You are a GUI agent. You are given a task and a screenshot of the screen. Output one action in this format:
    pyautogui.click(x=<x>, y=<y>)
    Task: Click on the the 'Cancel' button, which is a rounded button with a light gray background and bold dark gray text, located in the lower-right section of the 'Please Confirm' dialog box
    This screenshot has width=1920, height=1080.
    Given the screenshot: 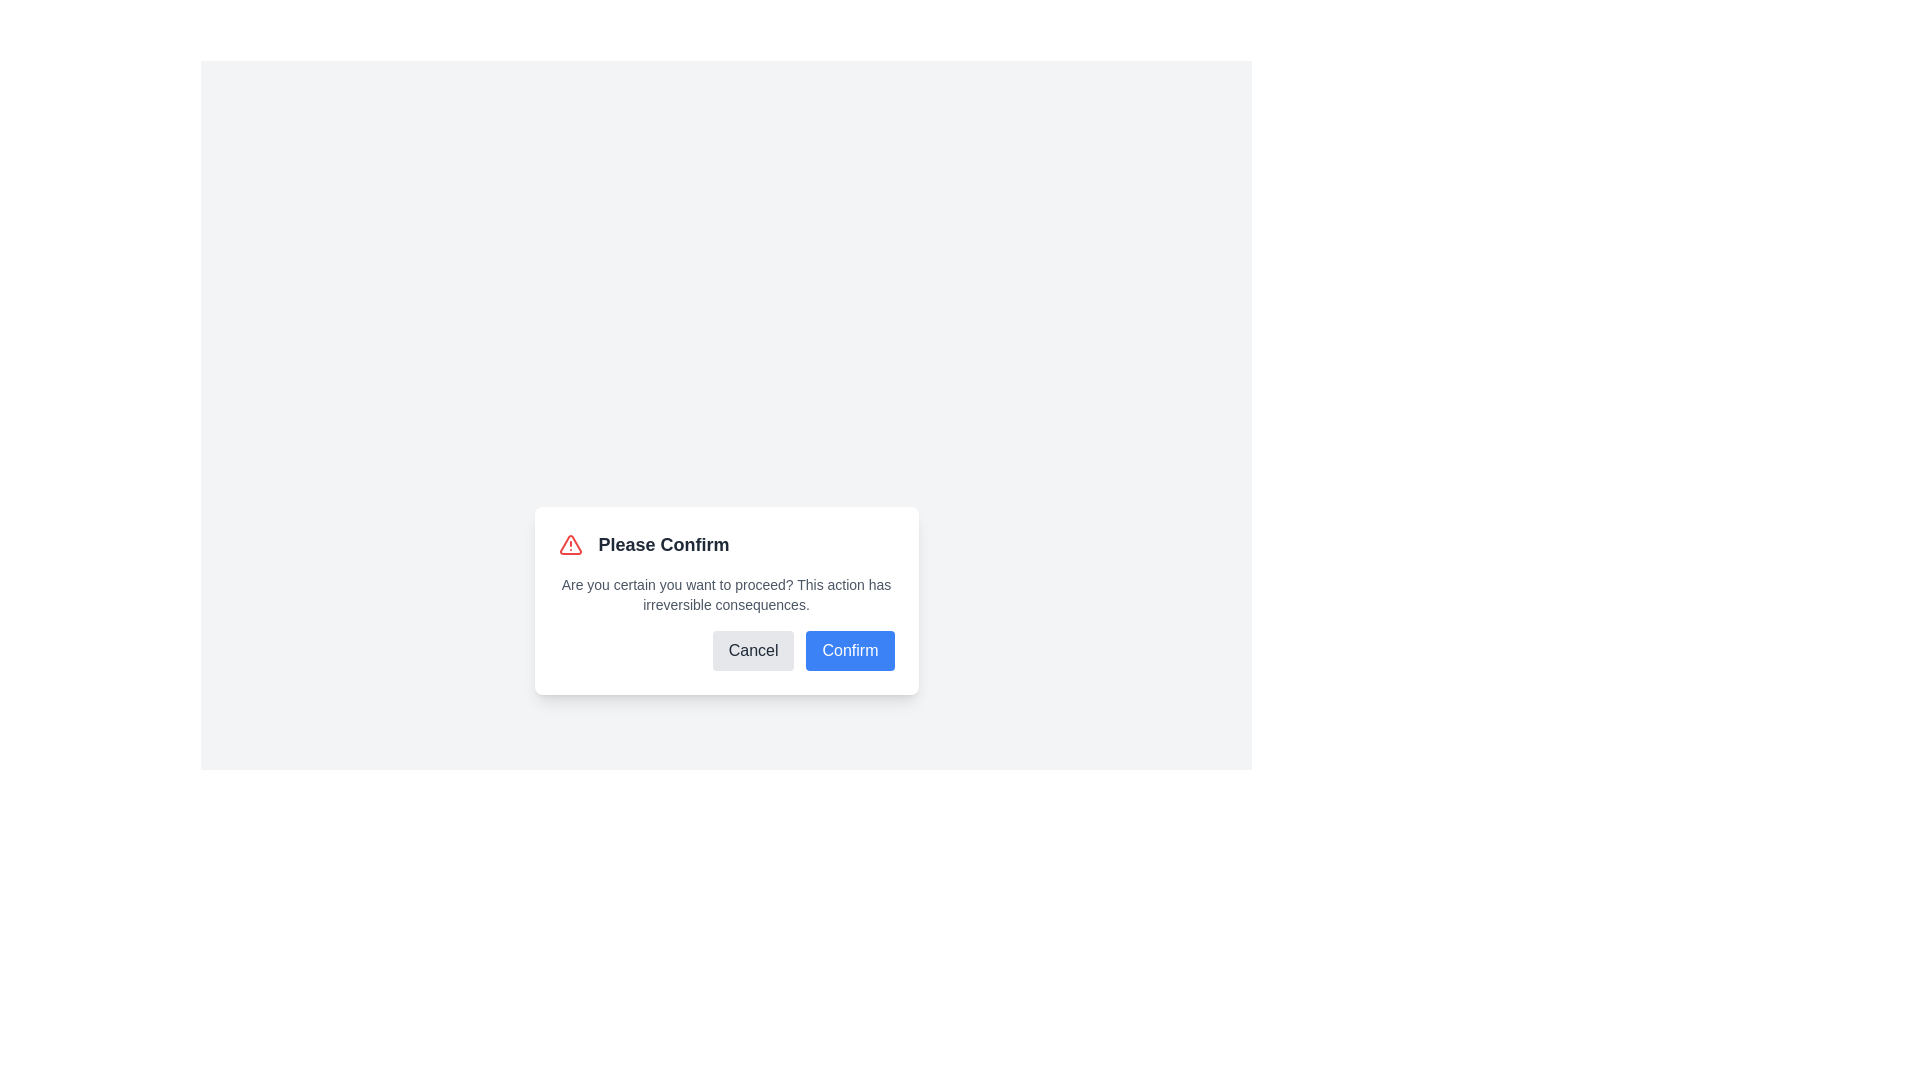 What is the action you would take?
    pyautogui.click(x=752, y=651)
    